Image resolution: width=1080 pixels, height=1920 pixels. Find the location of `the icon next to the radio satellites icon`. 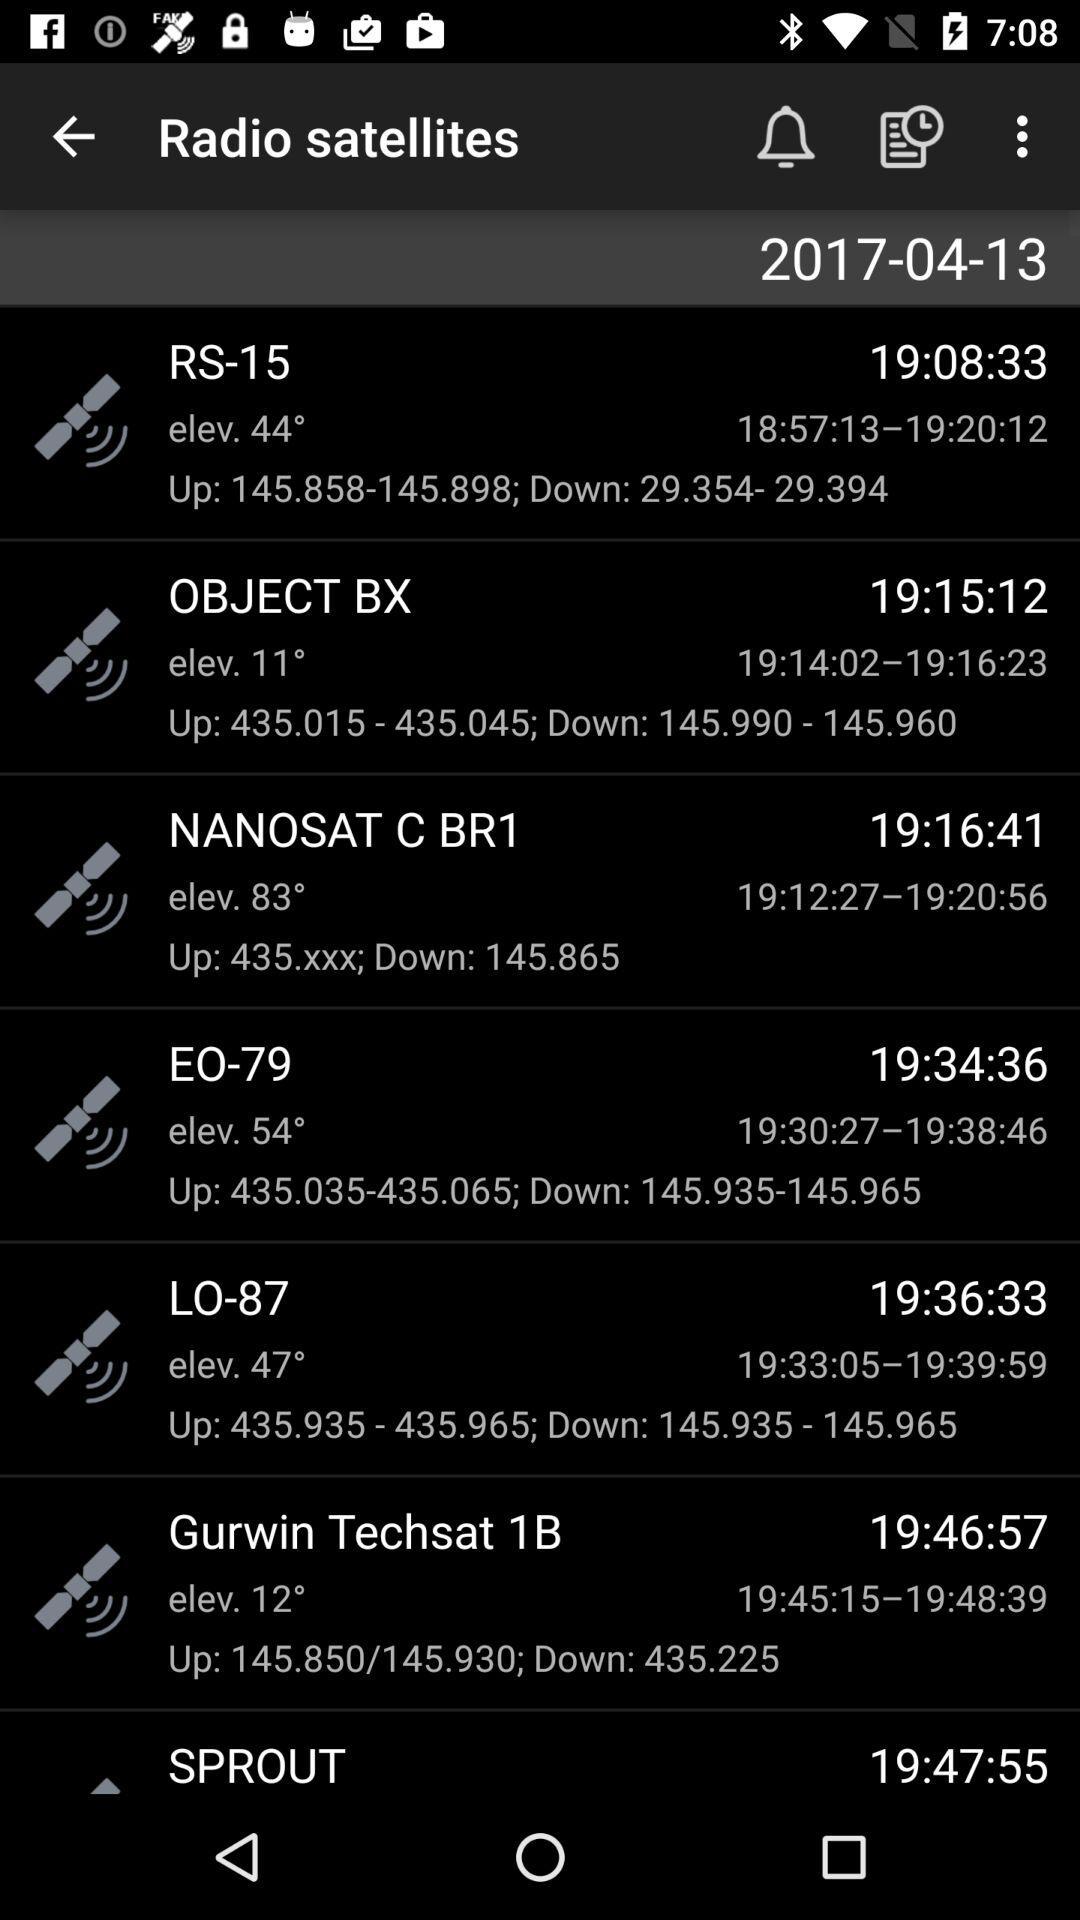

the icon next to the radio satellites icon is located at coordinates (785, 135).